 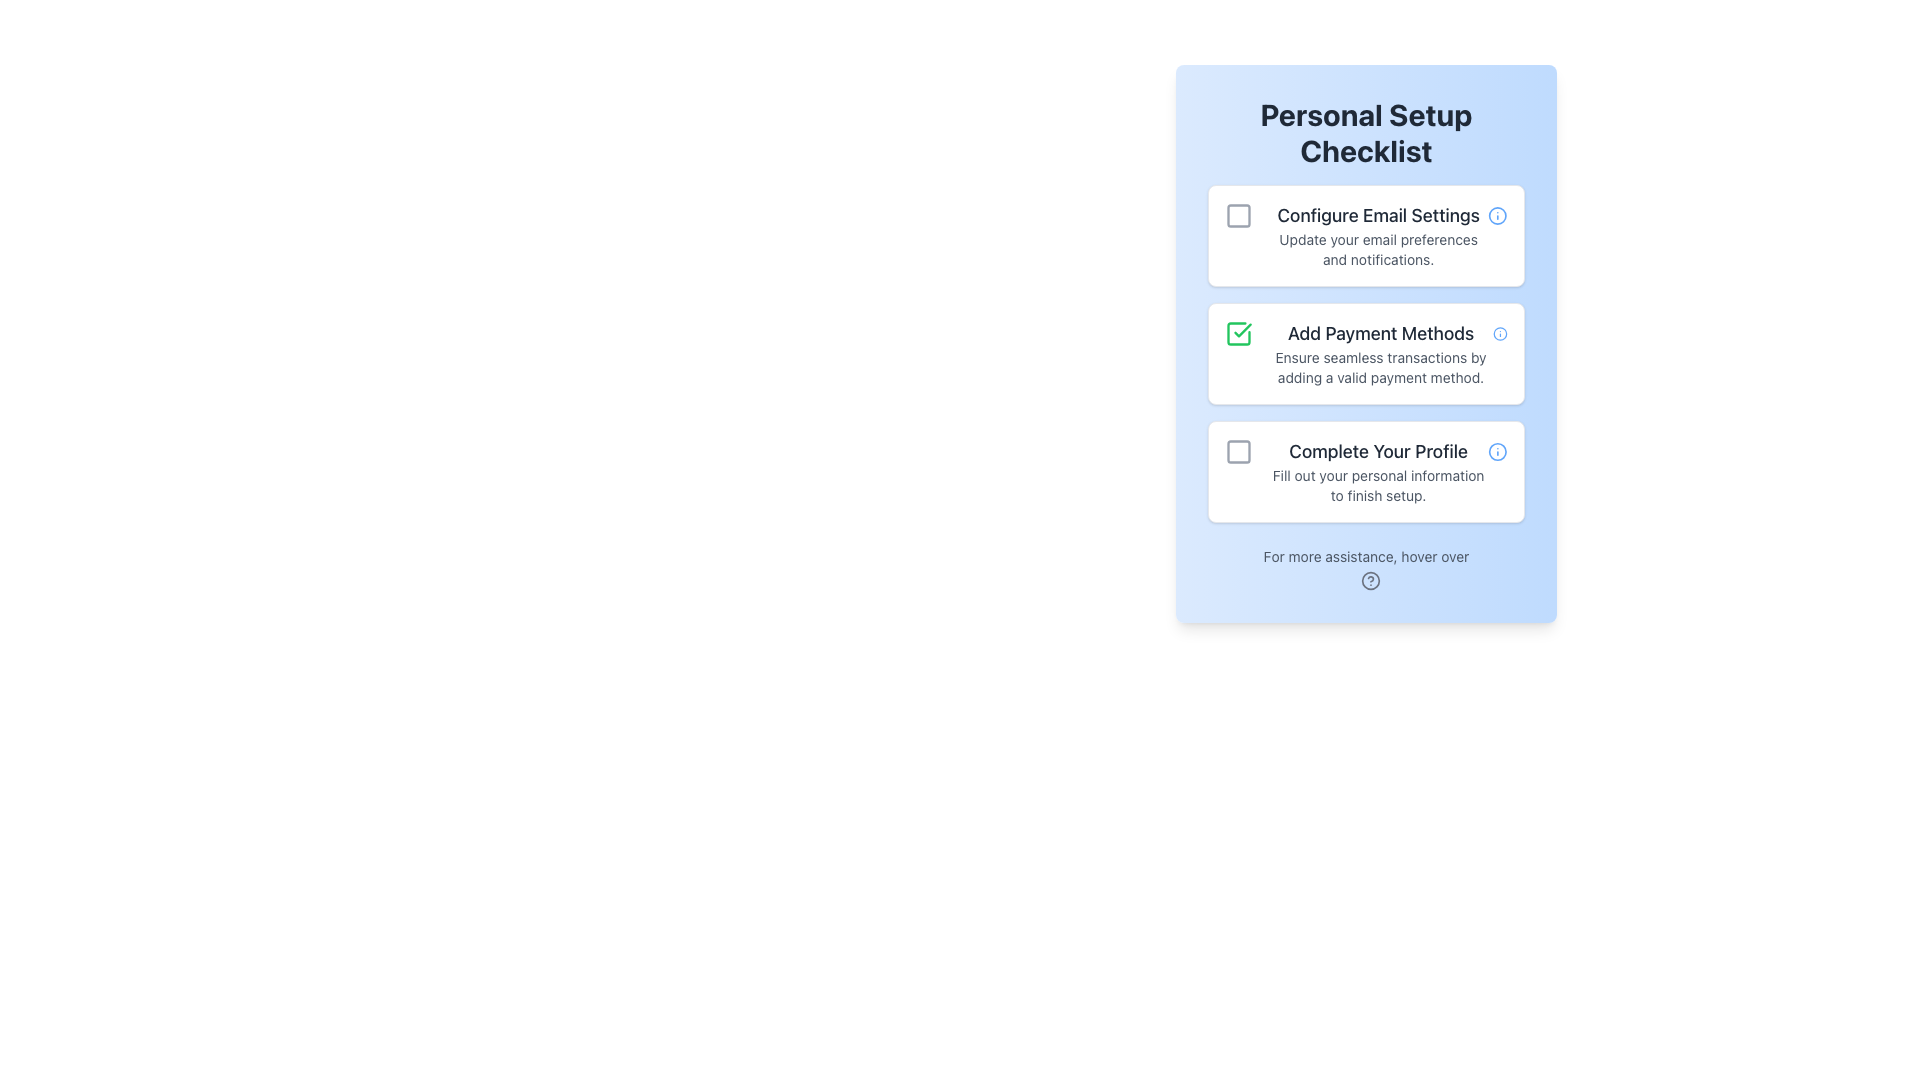 What do you see at coordinates (1237, 451) in the screenshot?
I see `the checkbox located to the left of the text 'Complete Your Profile'` at bounding box center [1237, 451].